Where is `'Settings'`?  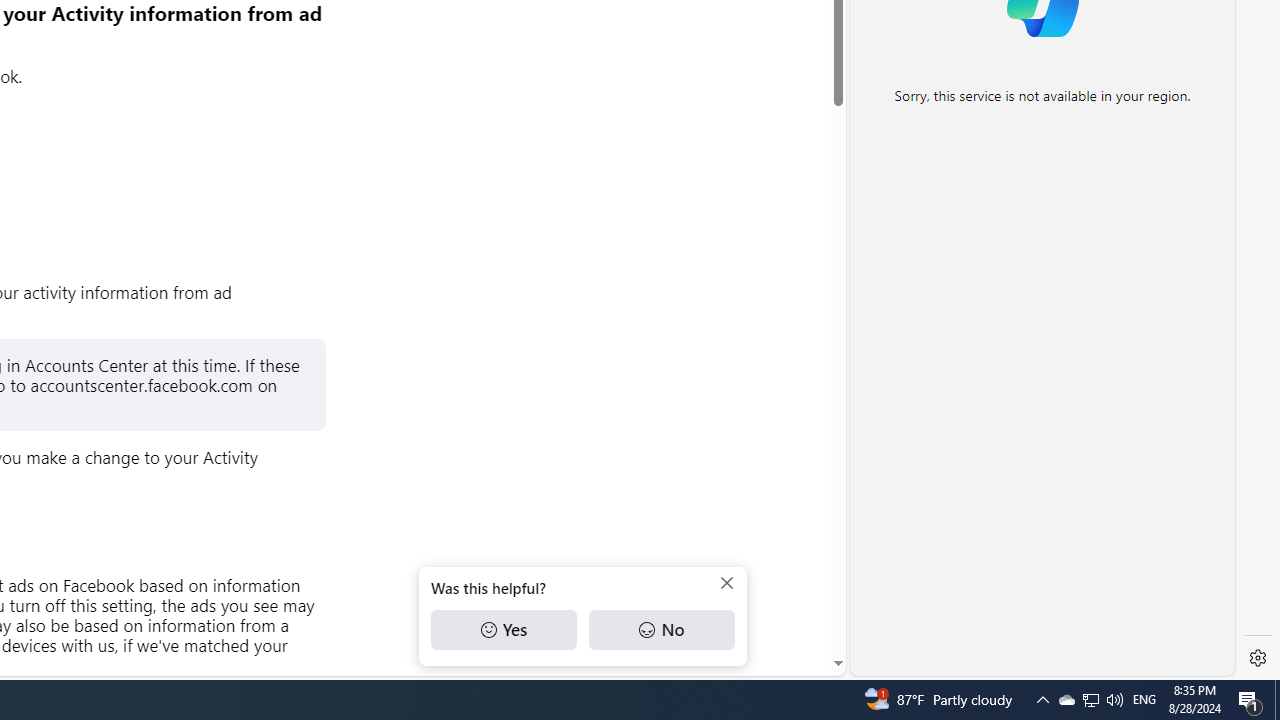 'Settings' is located at coordinates (1257, 658).